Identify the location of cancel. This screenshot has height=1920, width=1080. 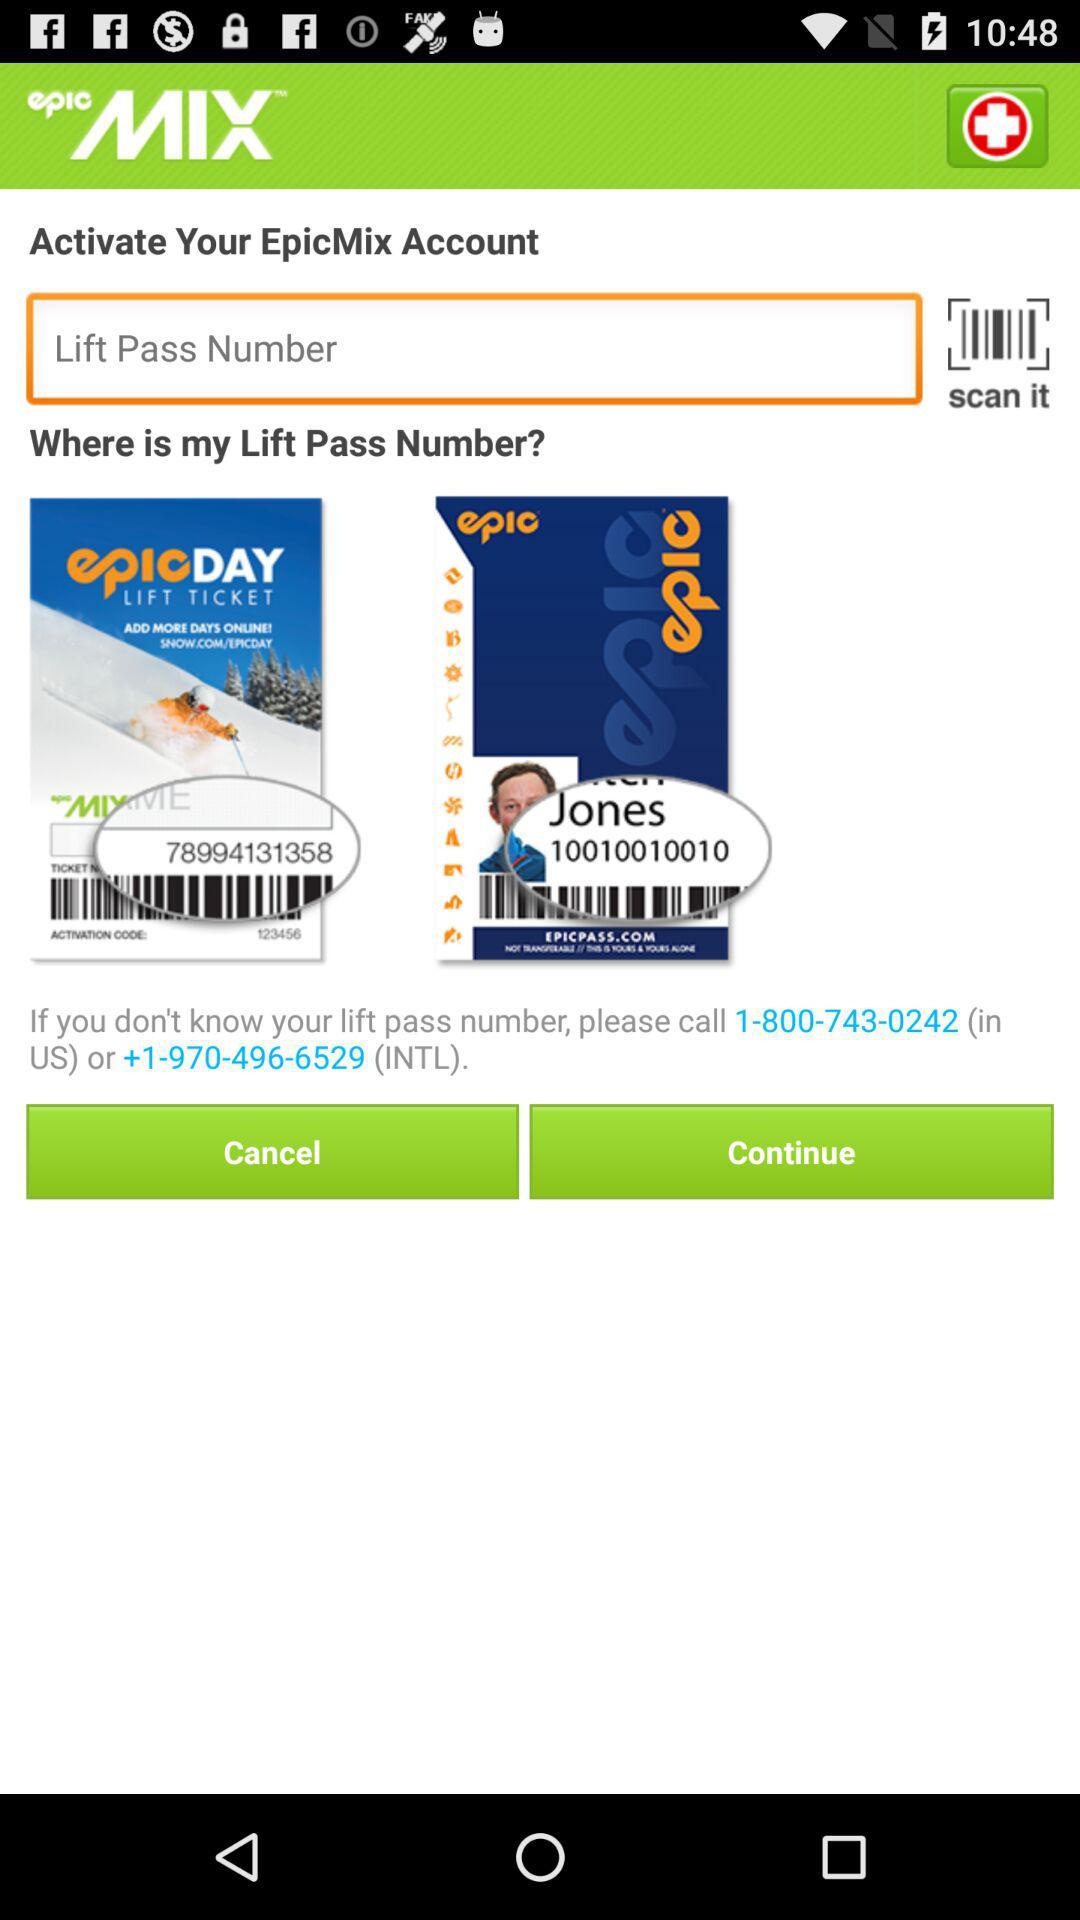
(272, 1151).